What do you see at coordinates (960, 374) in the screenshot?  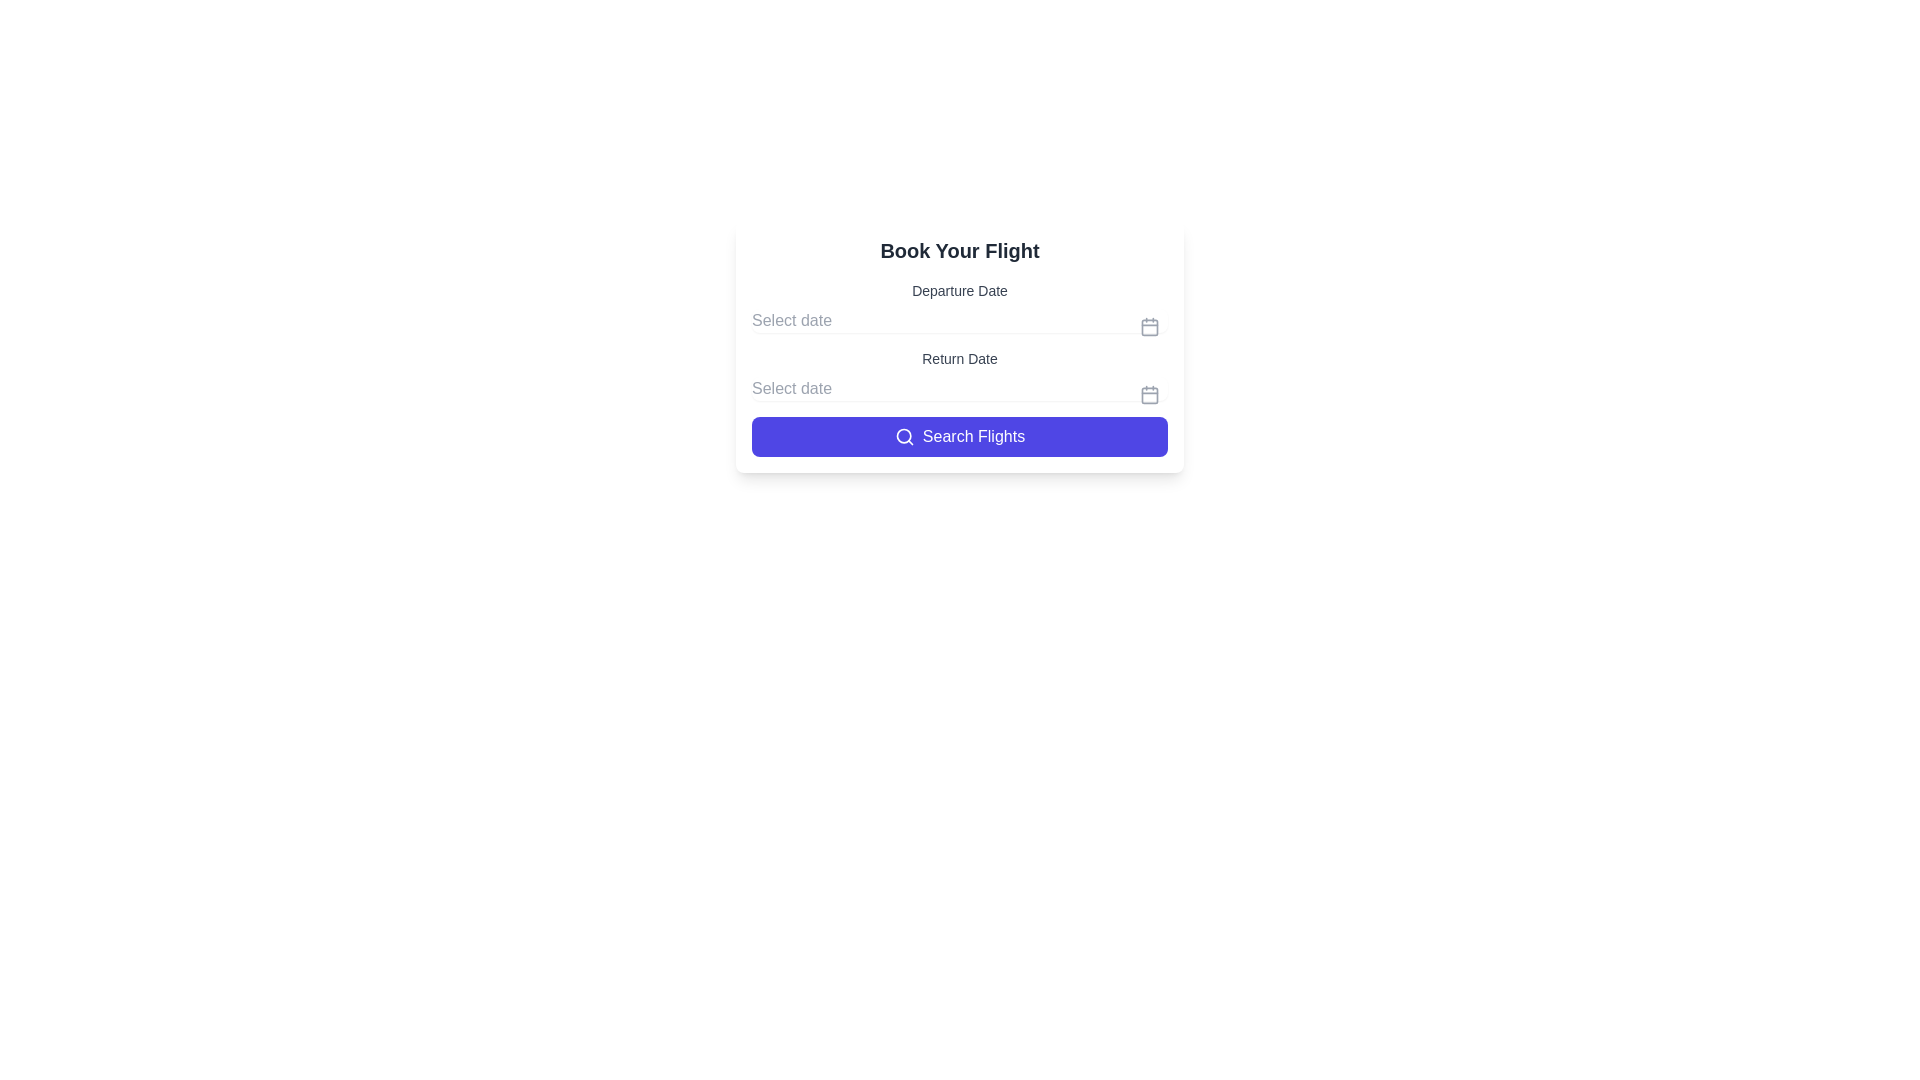 I see `the 'Return Date' input box` at bounding box center [960, 374].